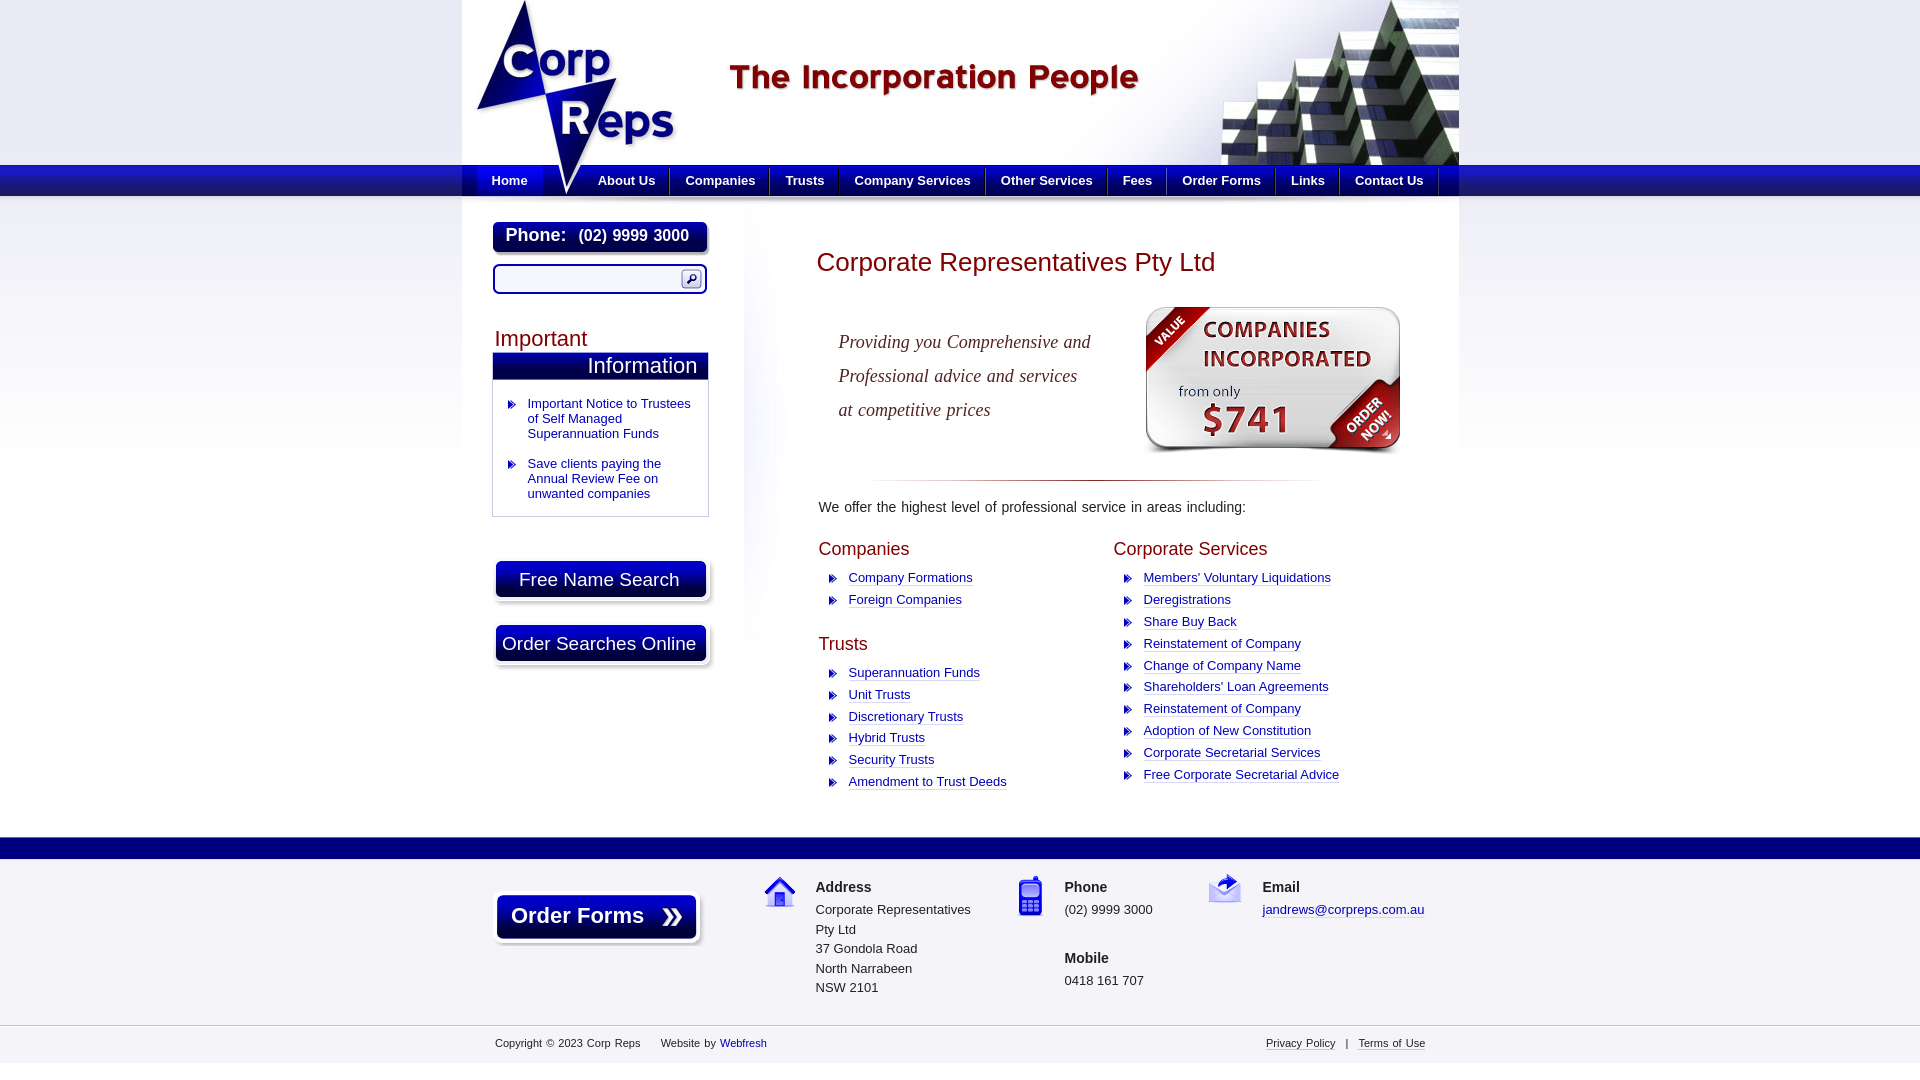  I want to click on 'Share Buy Back', so click(1190, 620).